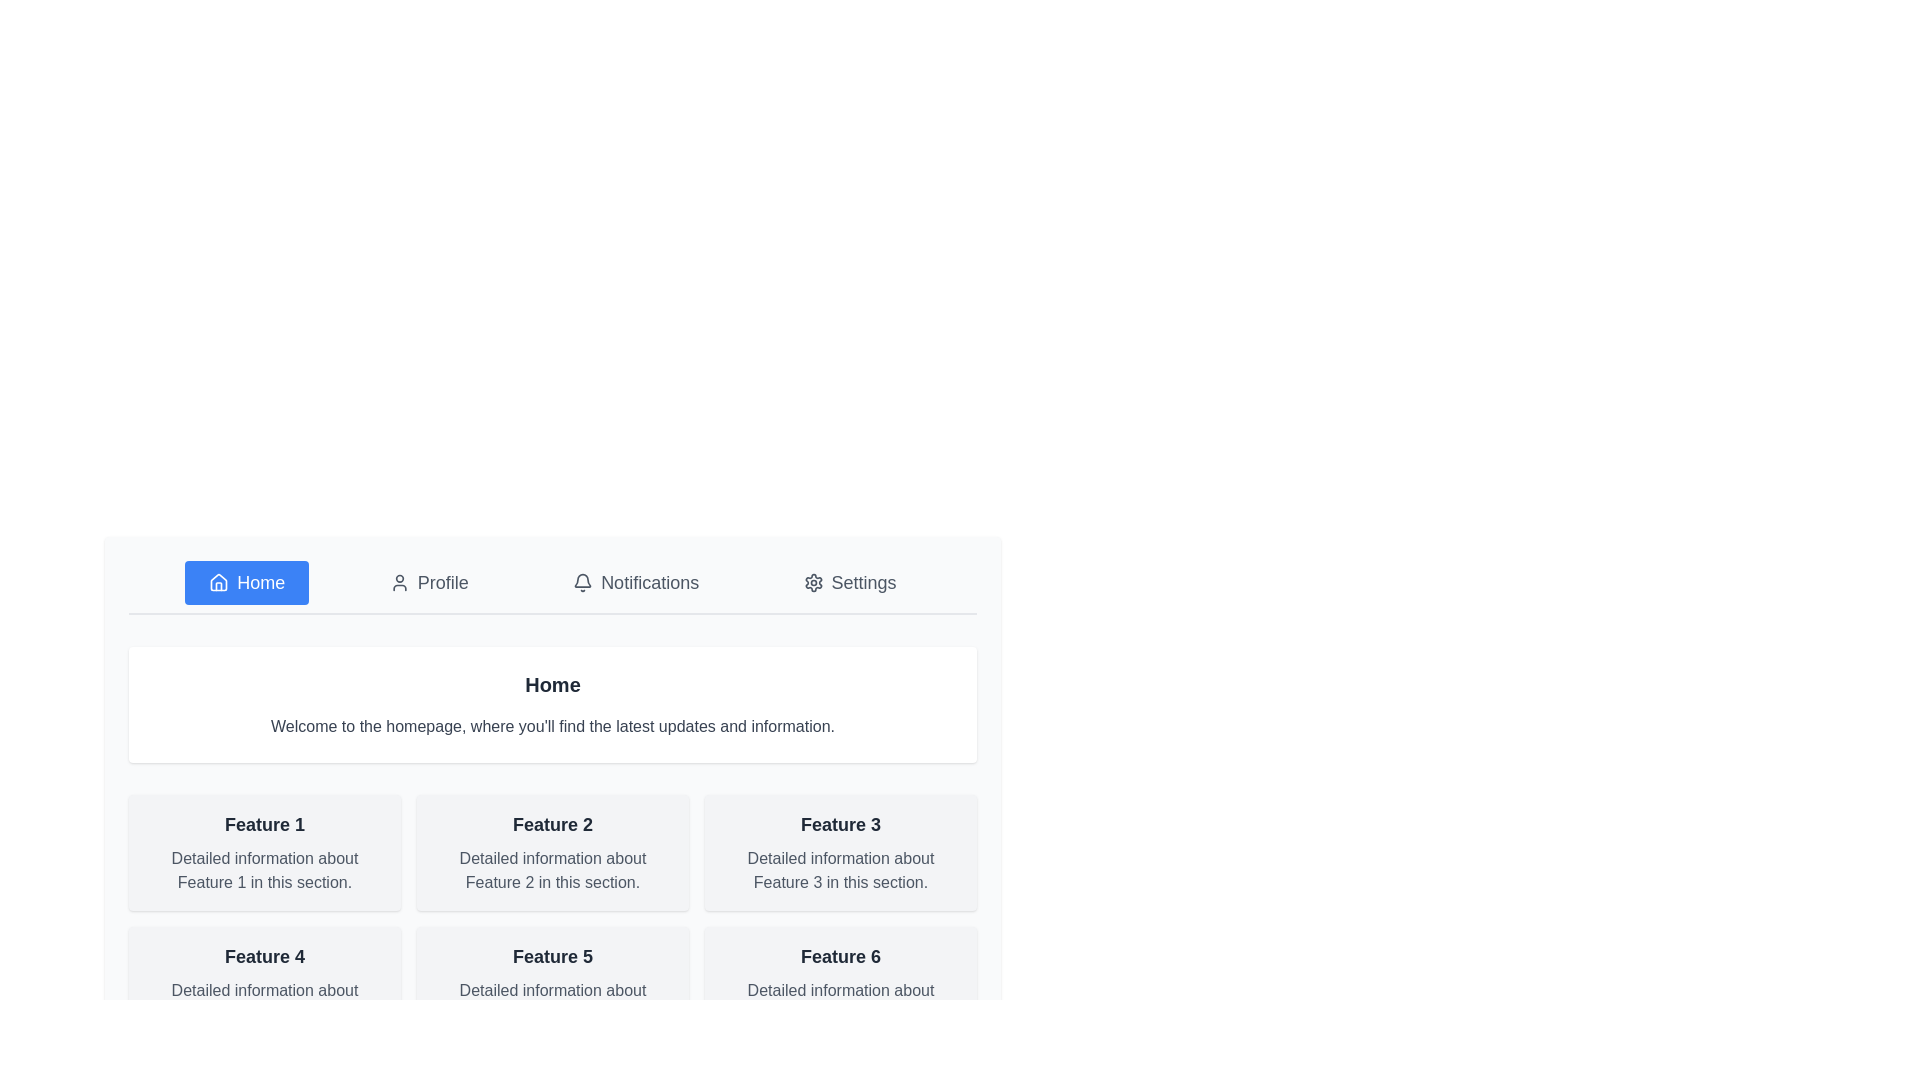 The height and width of the screenshot is (1080, 1920). Describe the element at coordinates (582, 582) in the screenshot. I see `the notifications icon located to the left of the 'Notifications' label in the navigation menu at the top of the interface` at that location.